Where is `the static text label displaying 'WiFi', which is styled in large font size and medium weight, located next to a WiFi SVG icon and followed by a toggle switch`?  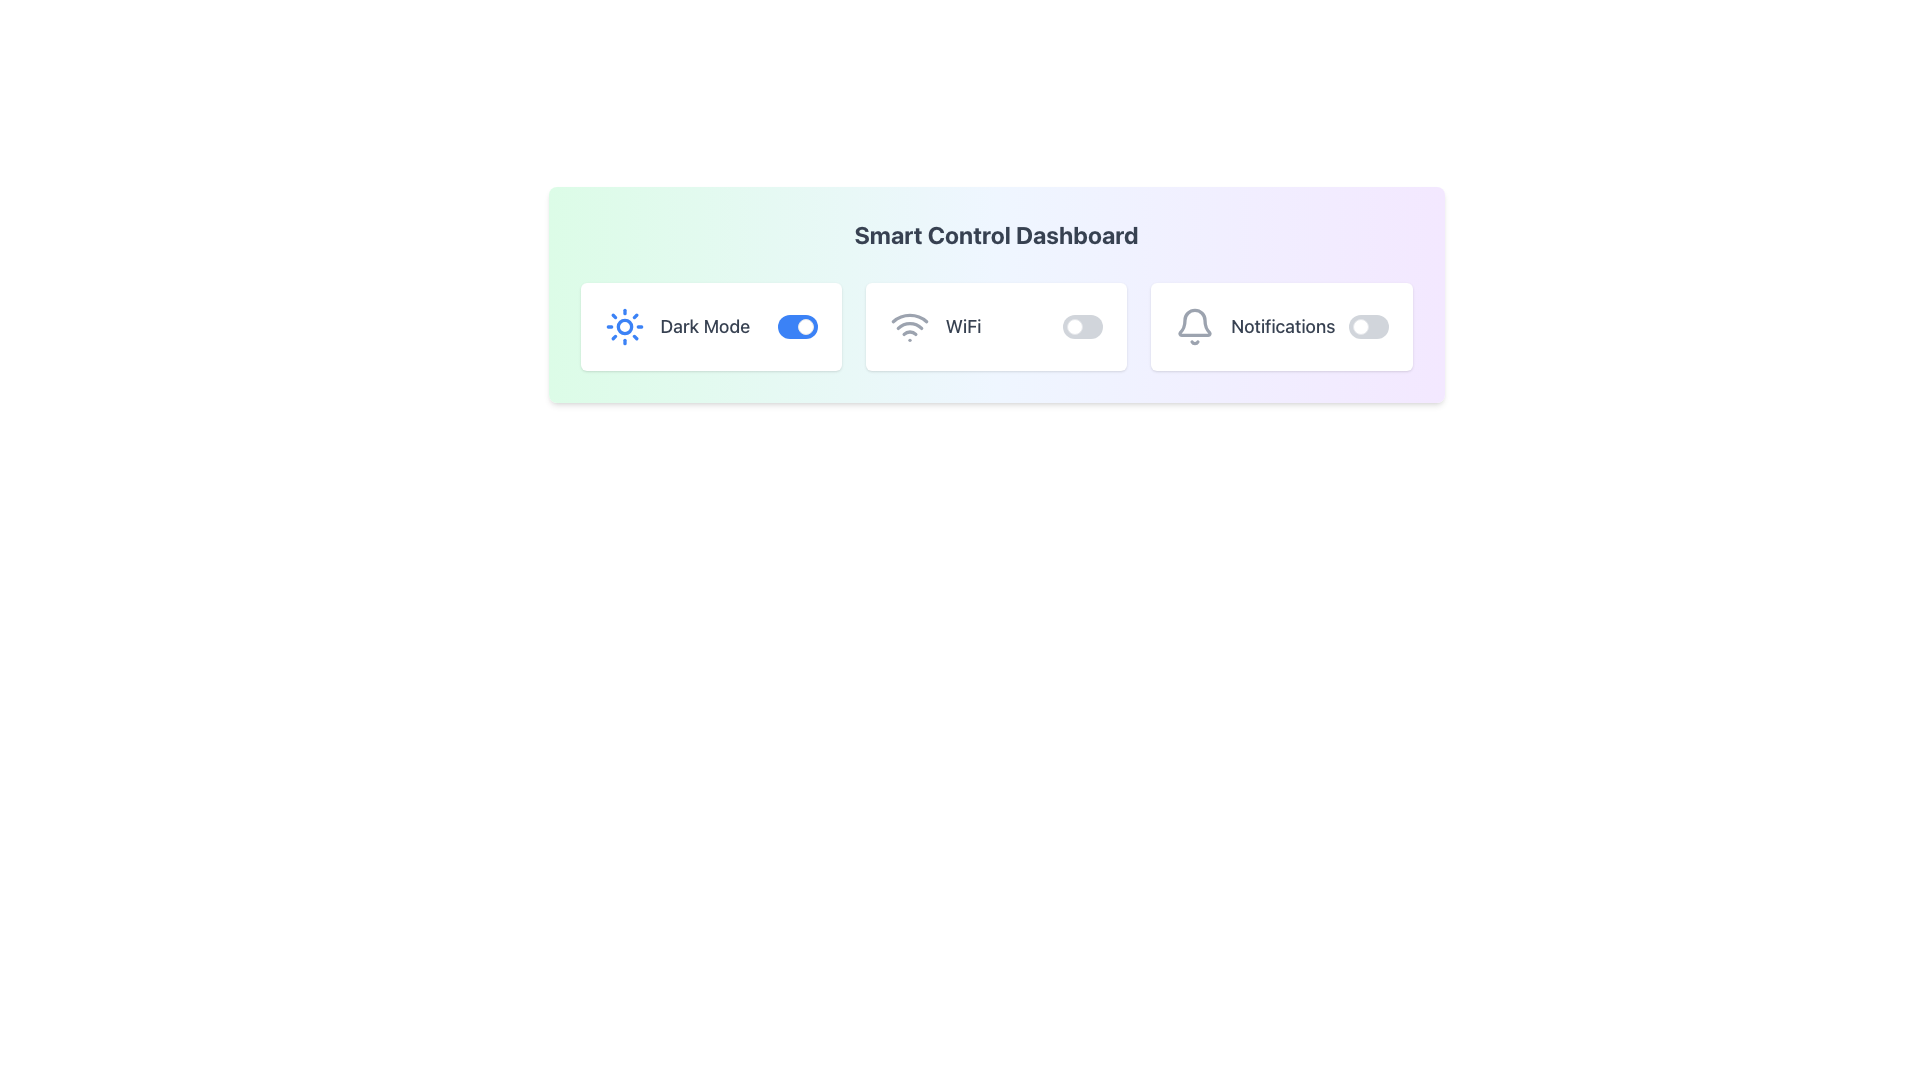
the static text label displaying 'WiFi', which is styled in large font size and medium weight, located next to a WiFi SVG icon and followed by a toggle switch is located at coordinates (963, 326).